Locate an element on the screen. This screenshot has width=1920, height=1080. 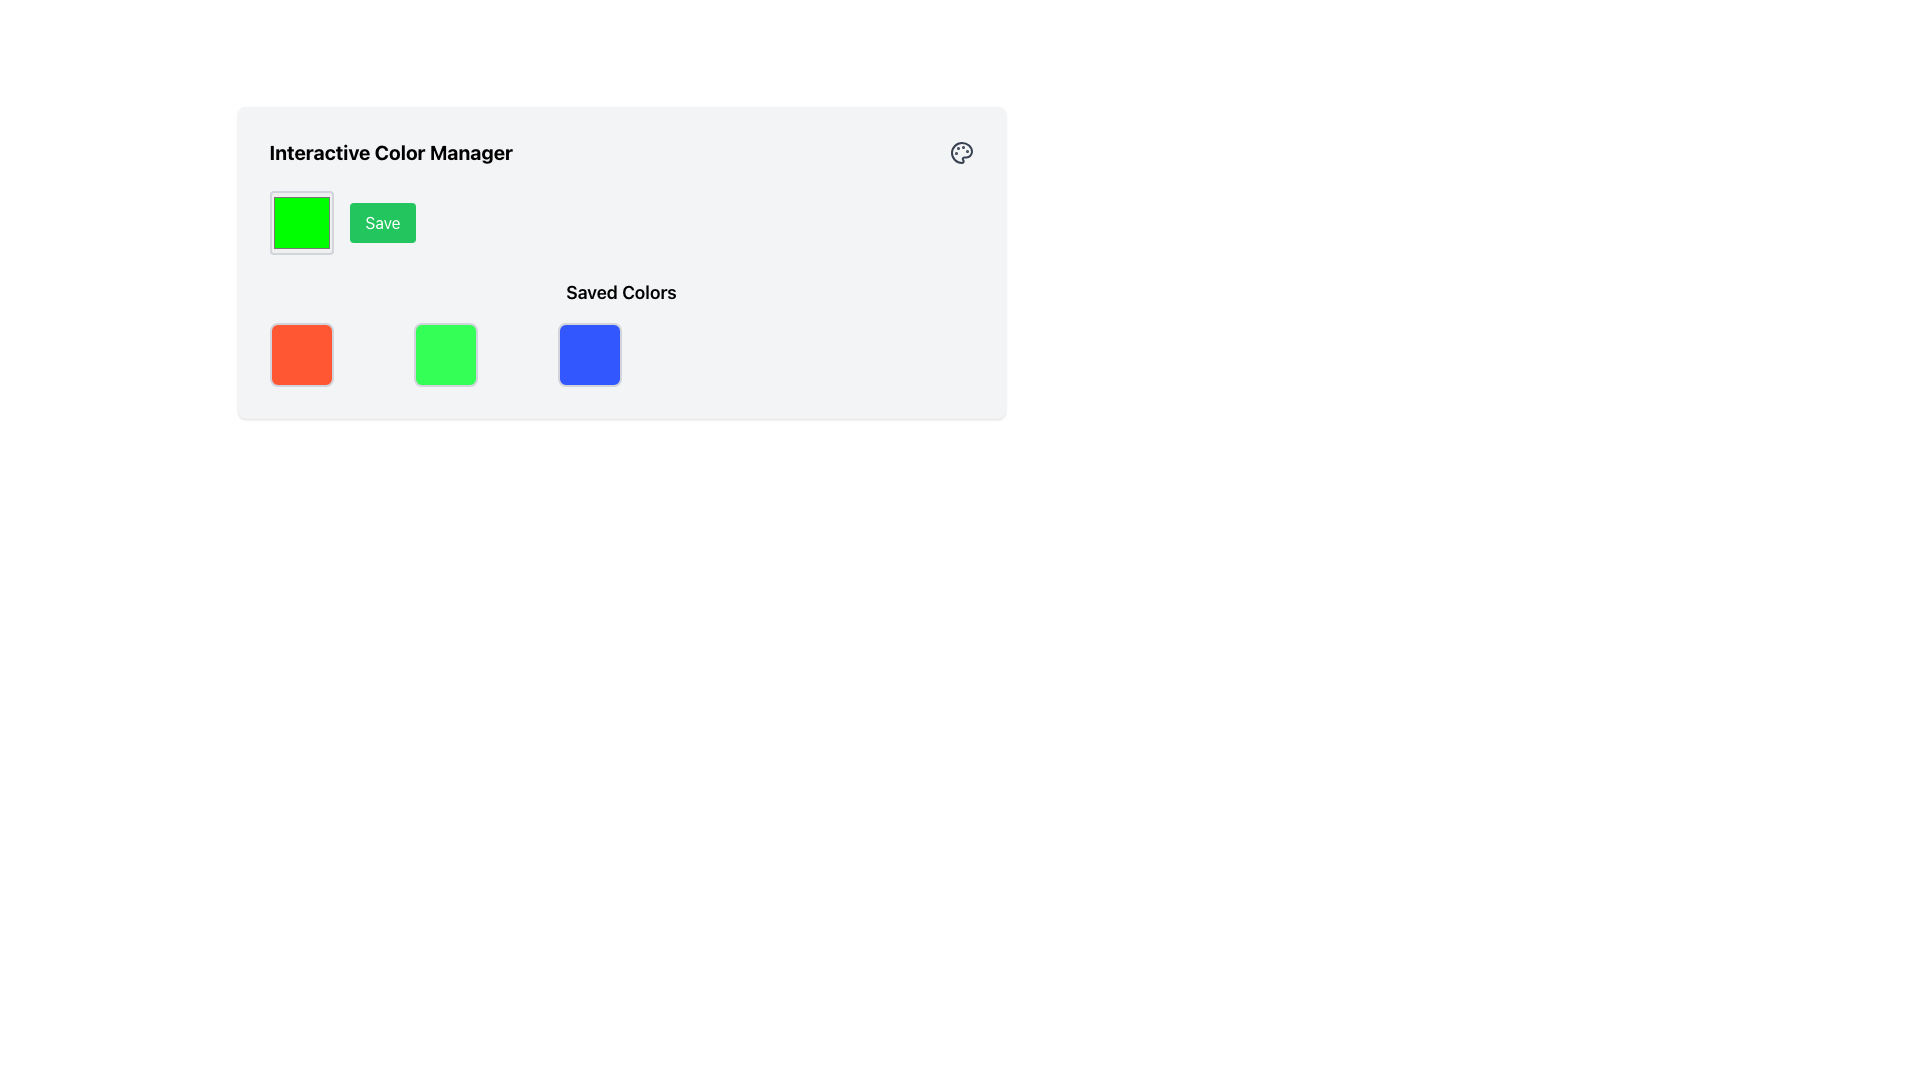
the third Color tile element, which is a solid blue rectangular tile with rounded corners located under the 'Saved Colors' section is located at coordinates (620, 331).